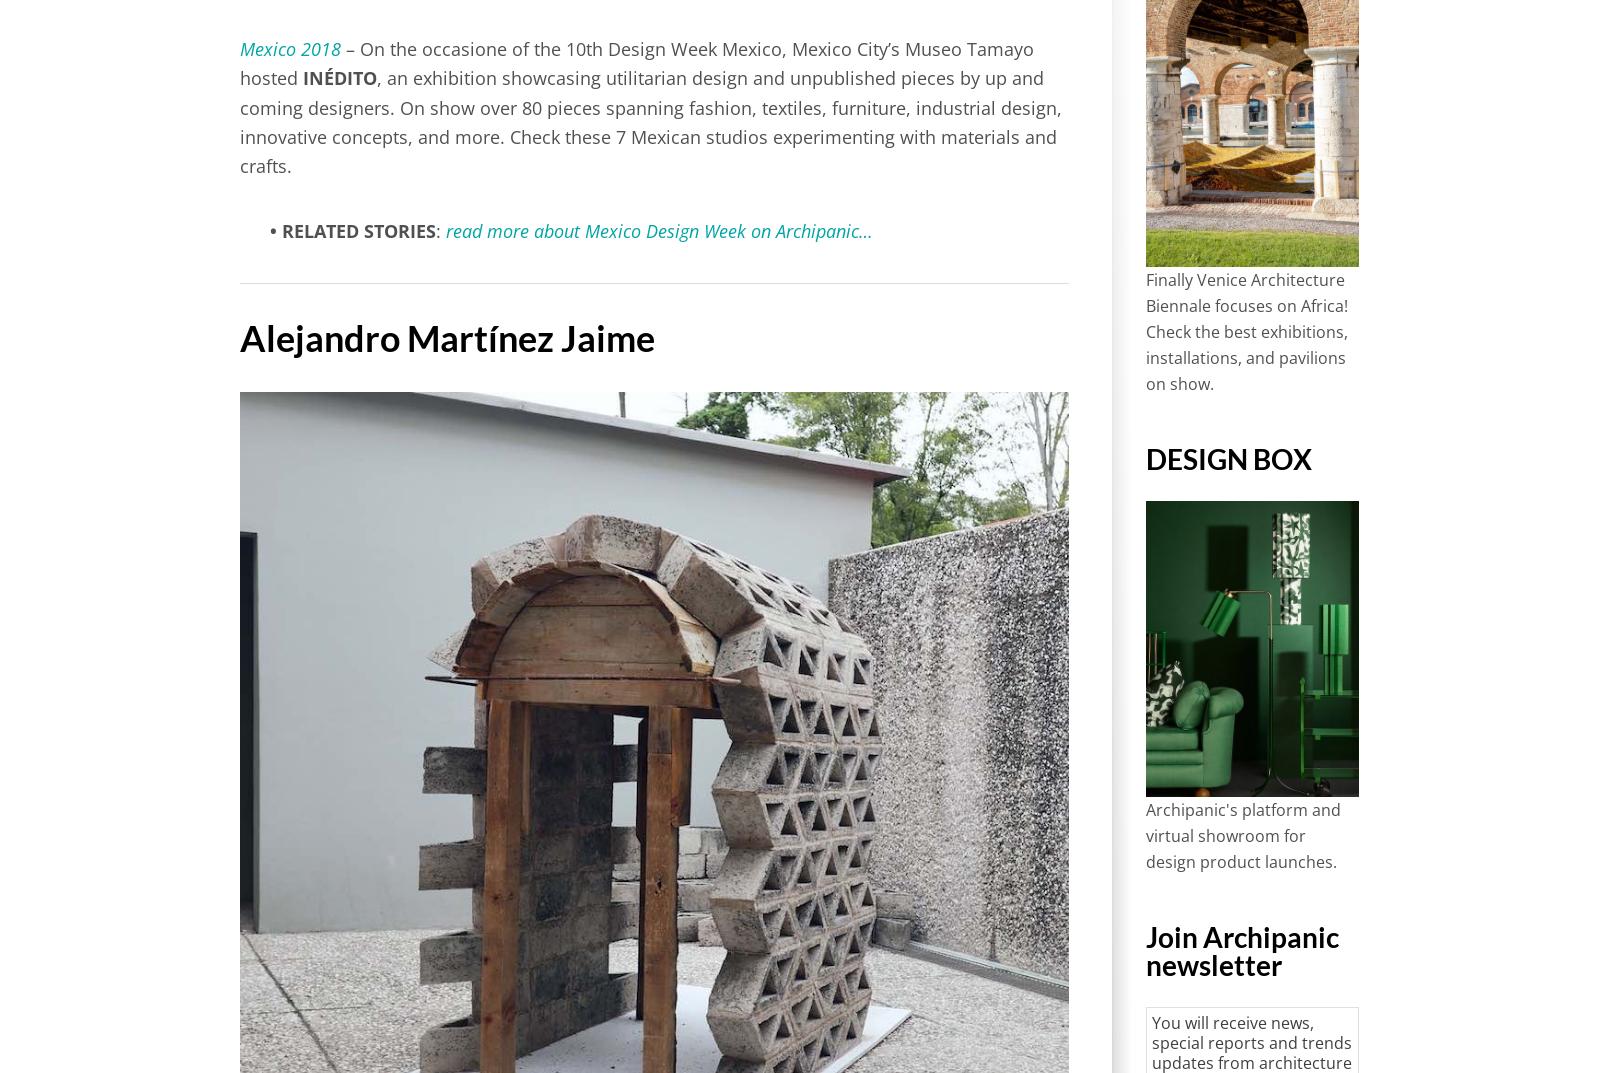  What do you see at coordinates (290, 48) in the screenshot?
I see `'Mexico 2018'` at bounding box center [290, 48].